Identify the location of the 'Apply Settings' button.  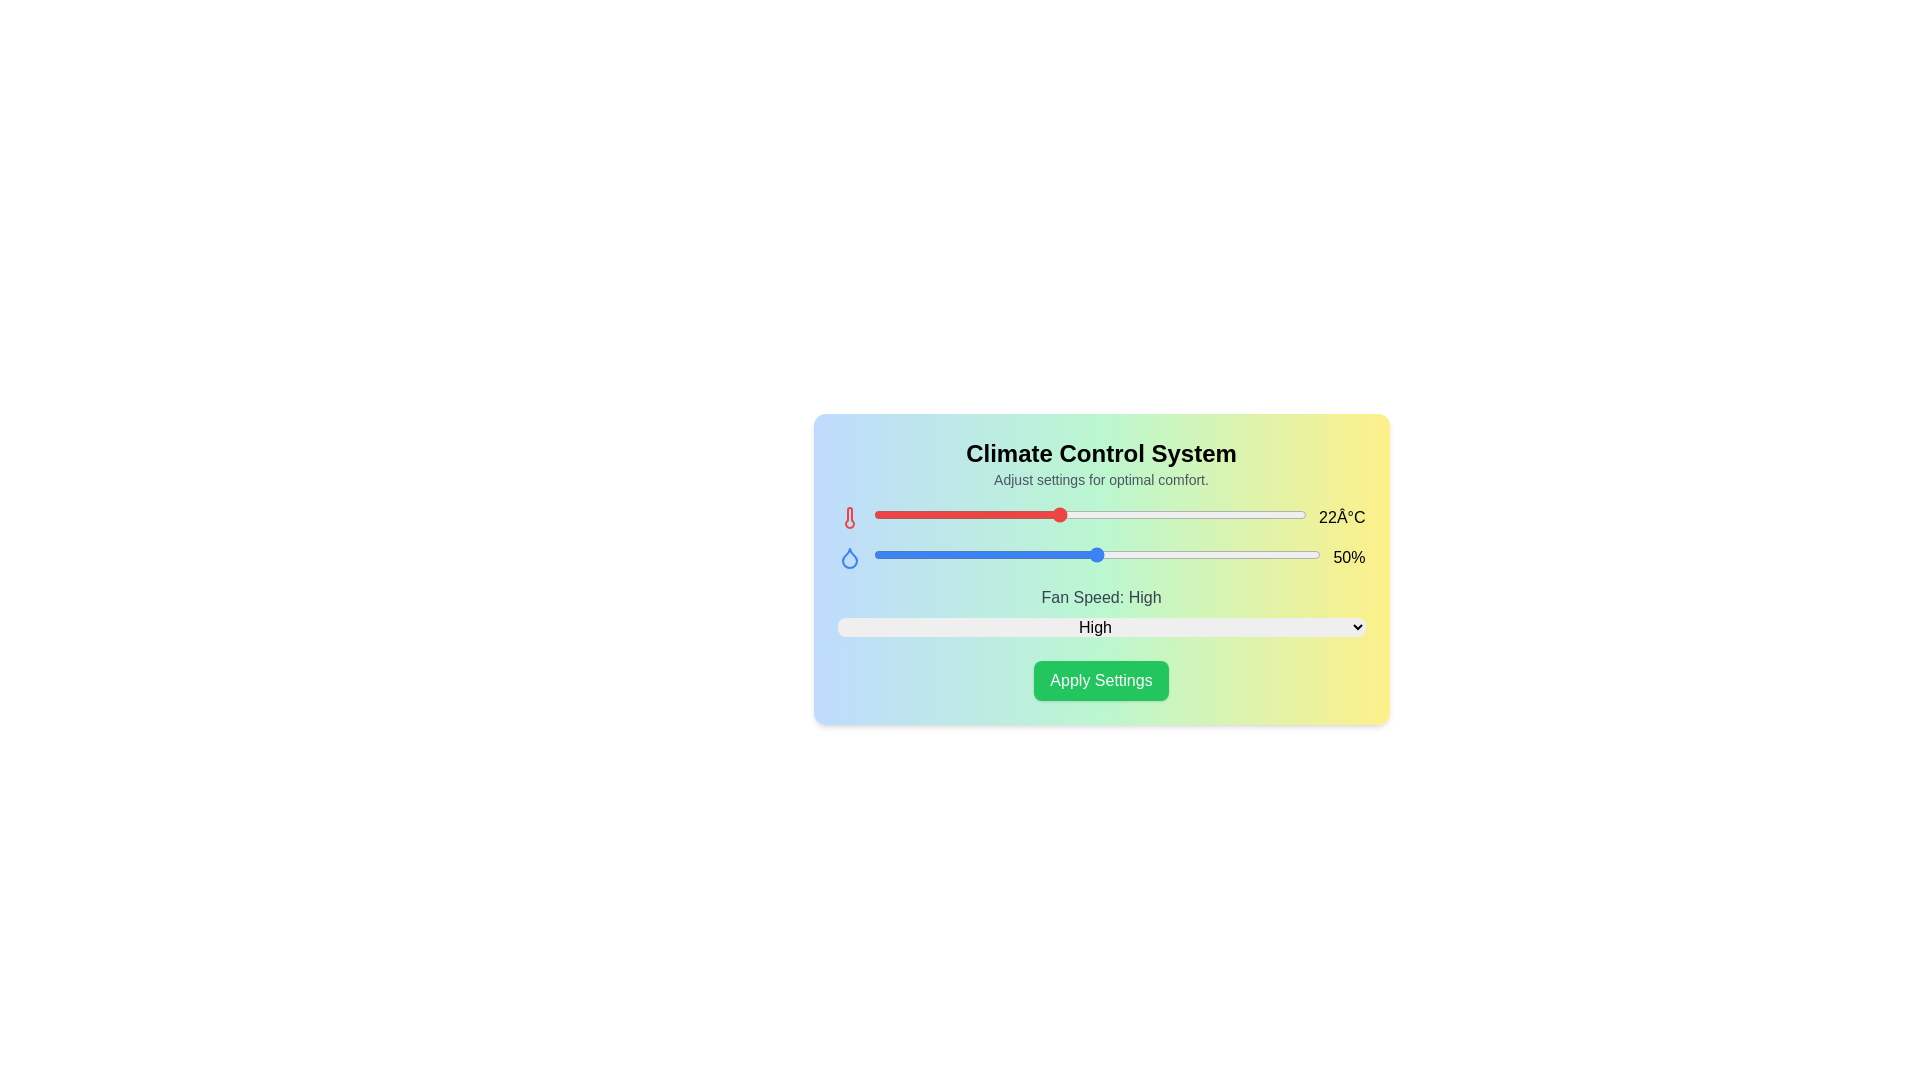
(1100, 680).